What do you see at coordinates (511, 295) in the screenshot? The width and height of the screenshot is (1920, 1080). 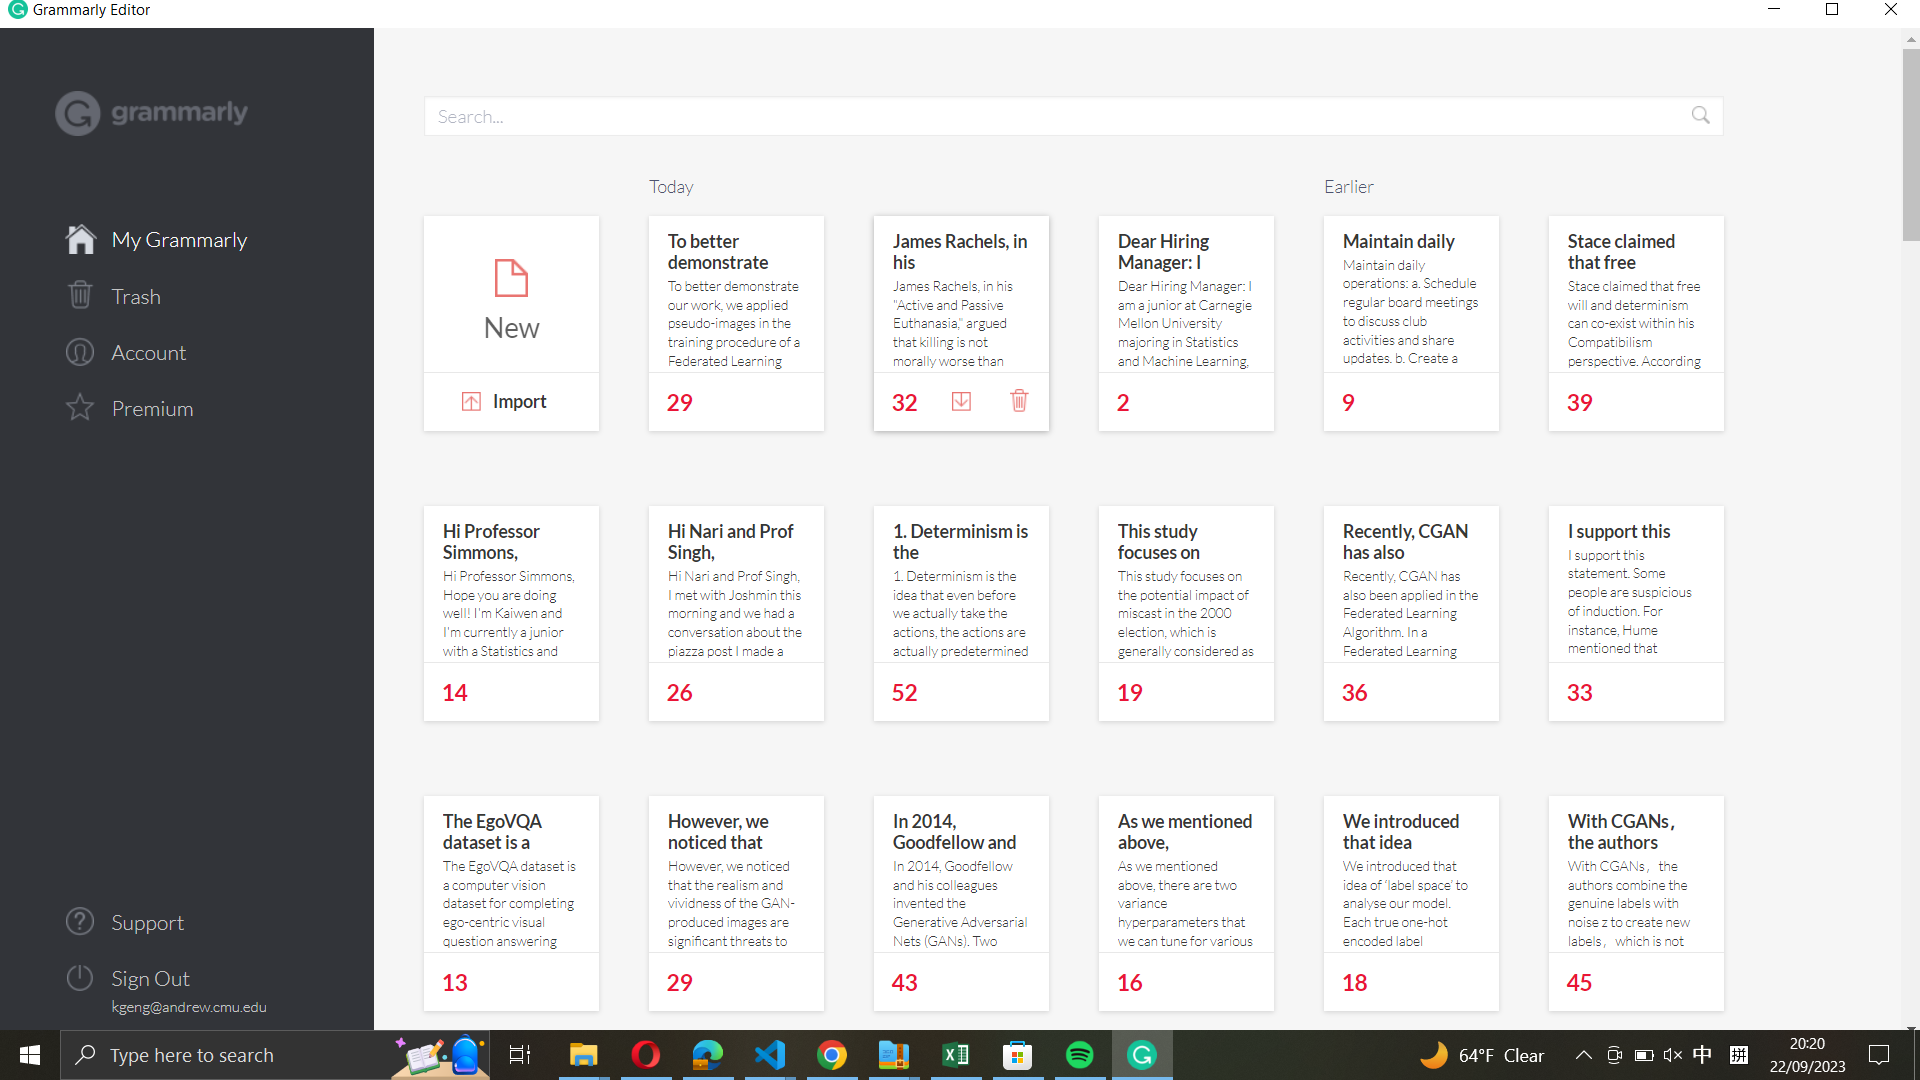 I see `the "new_document" option and select it` at bounding box center [511, 295].